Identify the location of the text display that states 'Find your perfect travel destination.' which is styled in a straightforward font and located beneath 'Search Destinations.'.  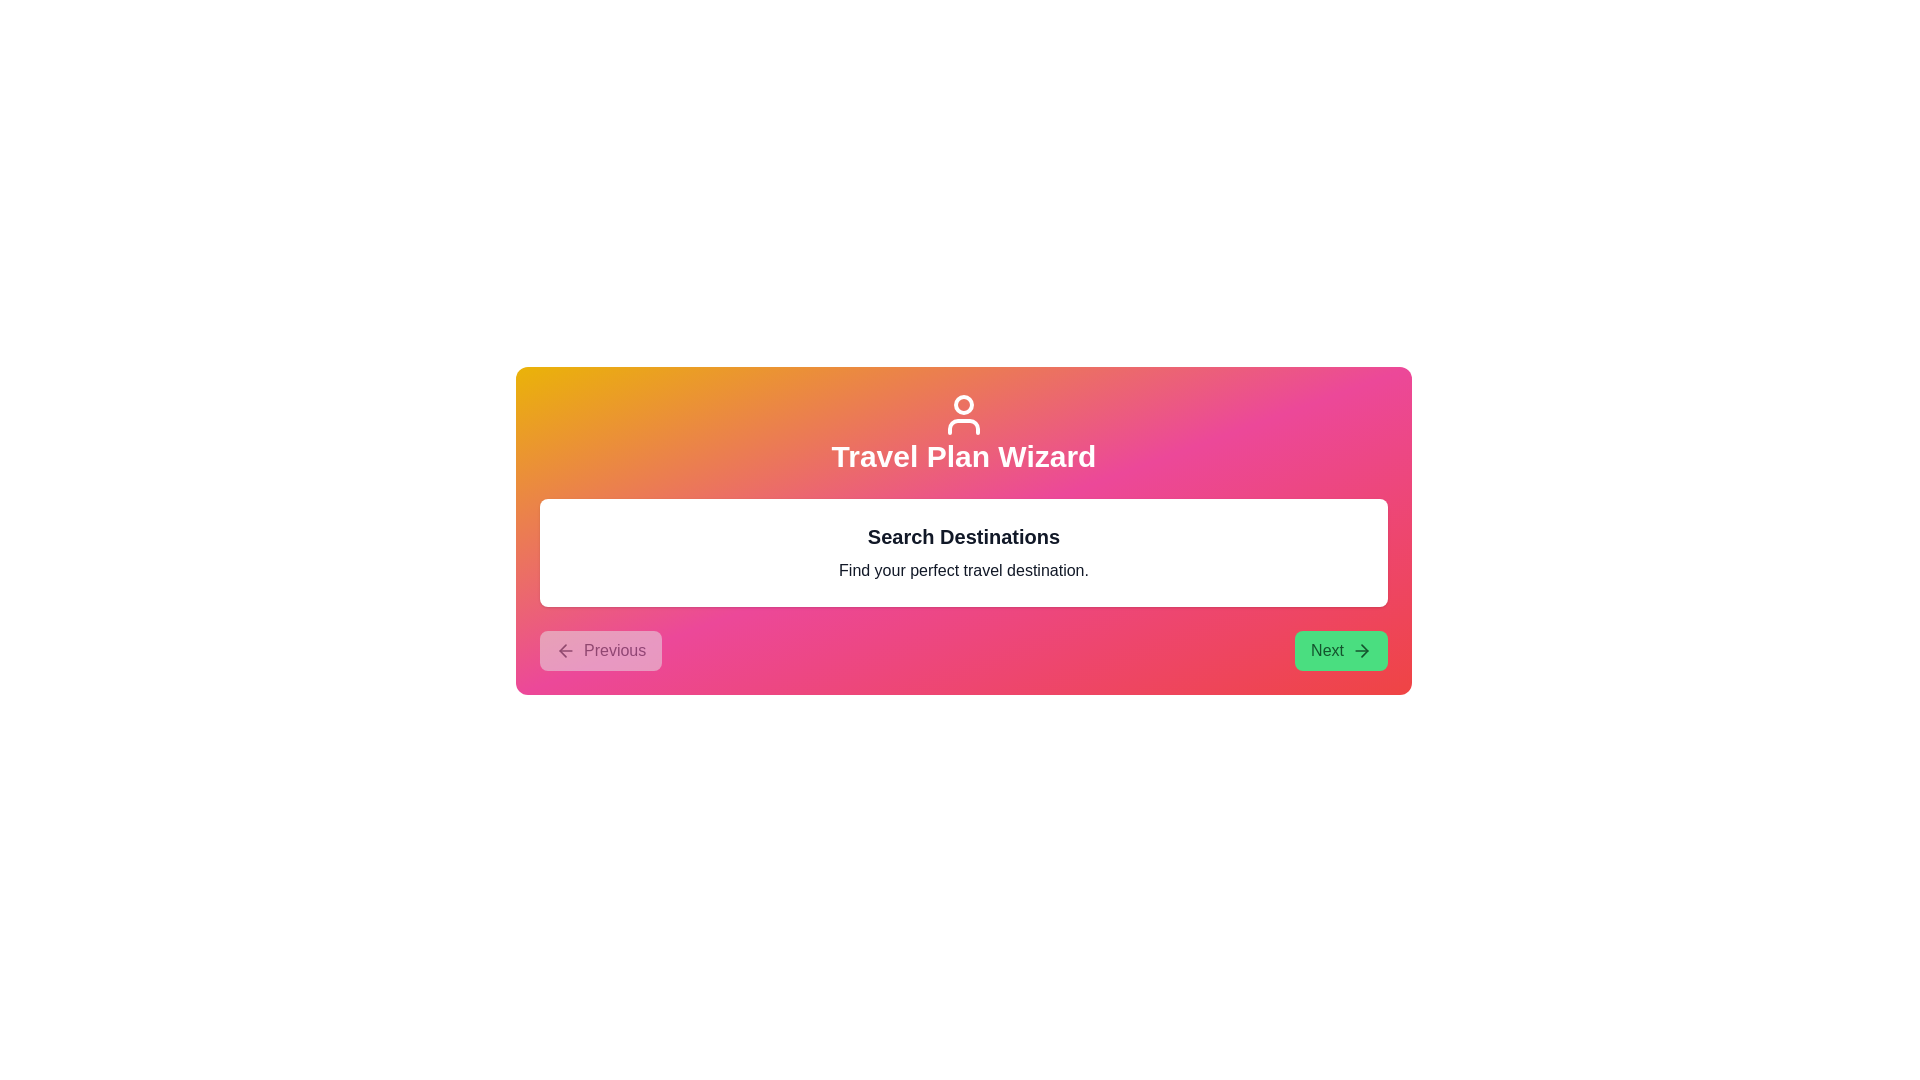
(964, 570).